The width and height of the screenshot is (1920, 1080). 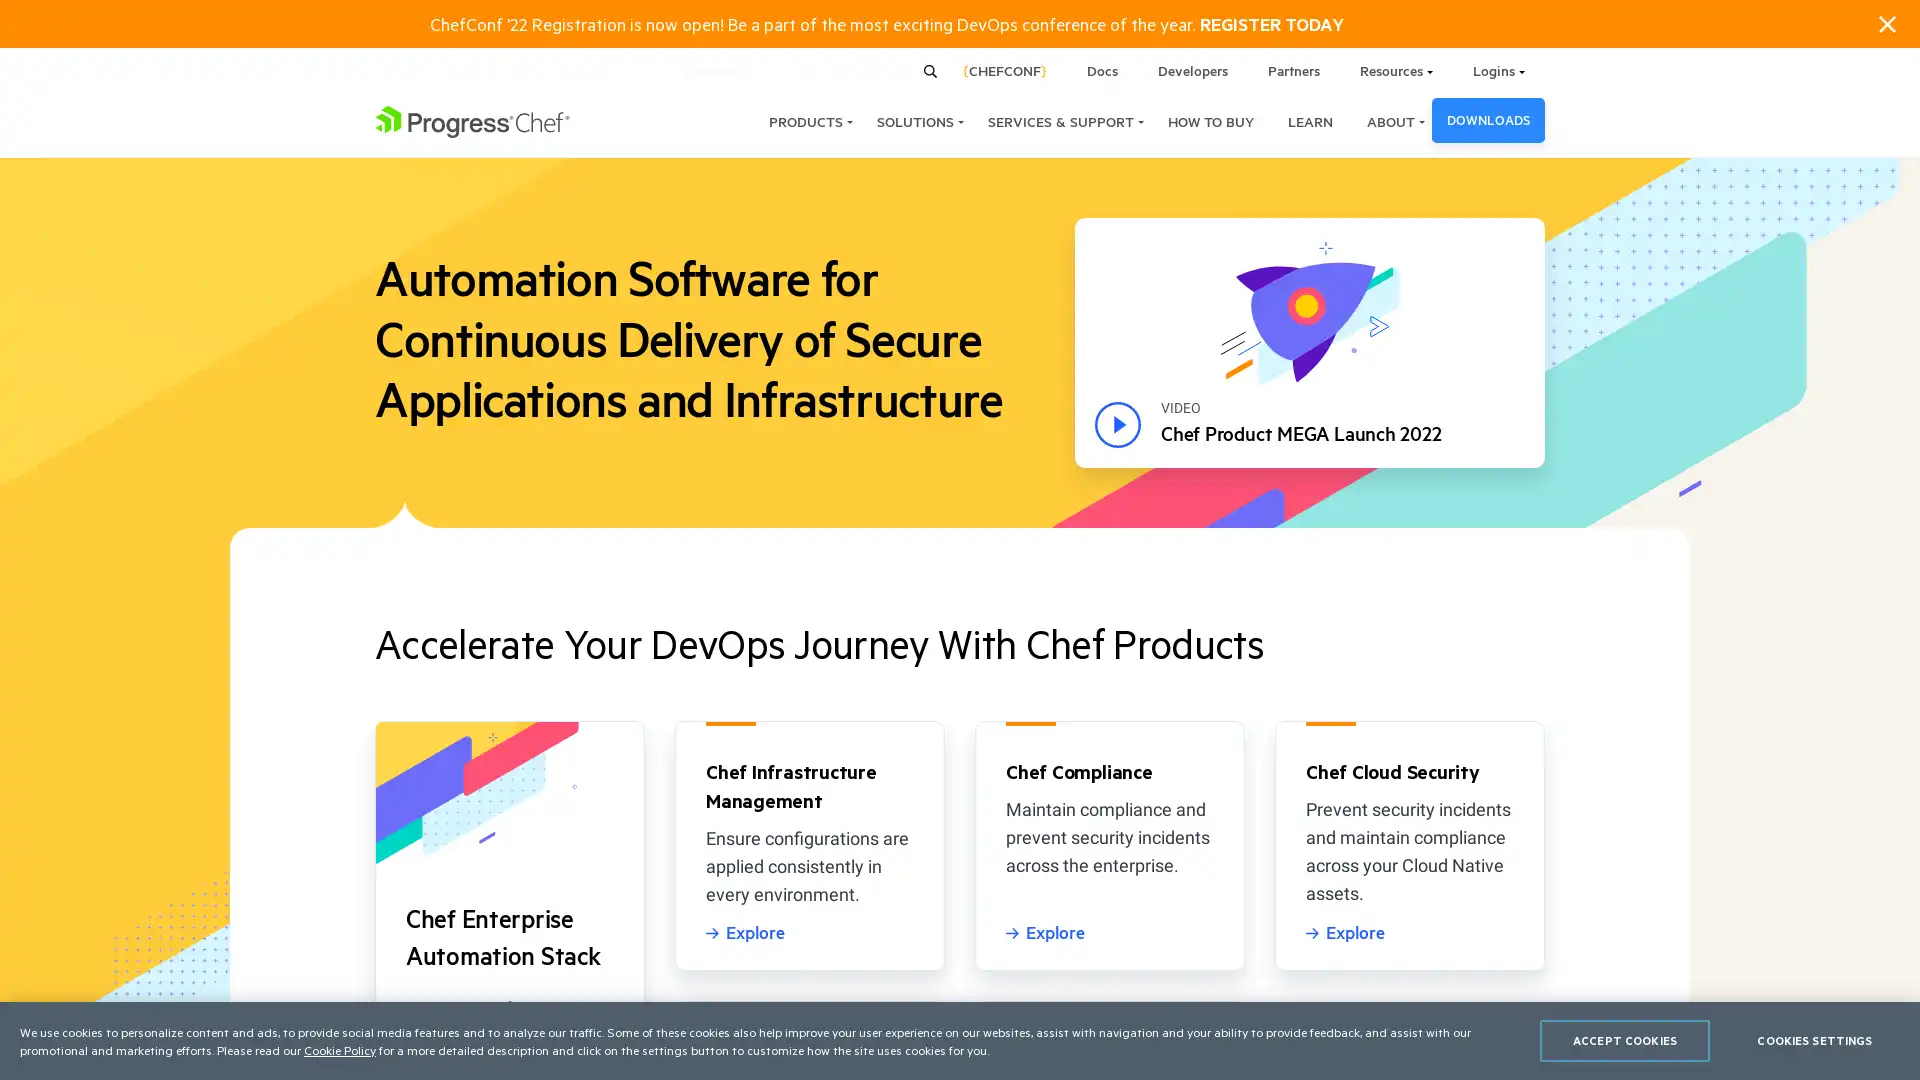 What do you see at coordinates (1625, 1040) in the screenshot?
I see `ACCEPT COOKIES` at bounding box center [1625, 1040].